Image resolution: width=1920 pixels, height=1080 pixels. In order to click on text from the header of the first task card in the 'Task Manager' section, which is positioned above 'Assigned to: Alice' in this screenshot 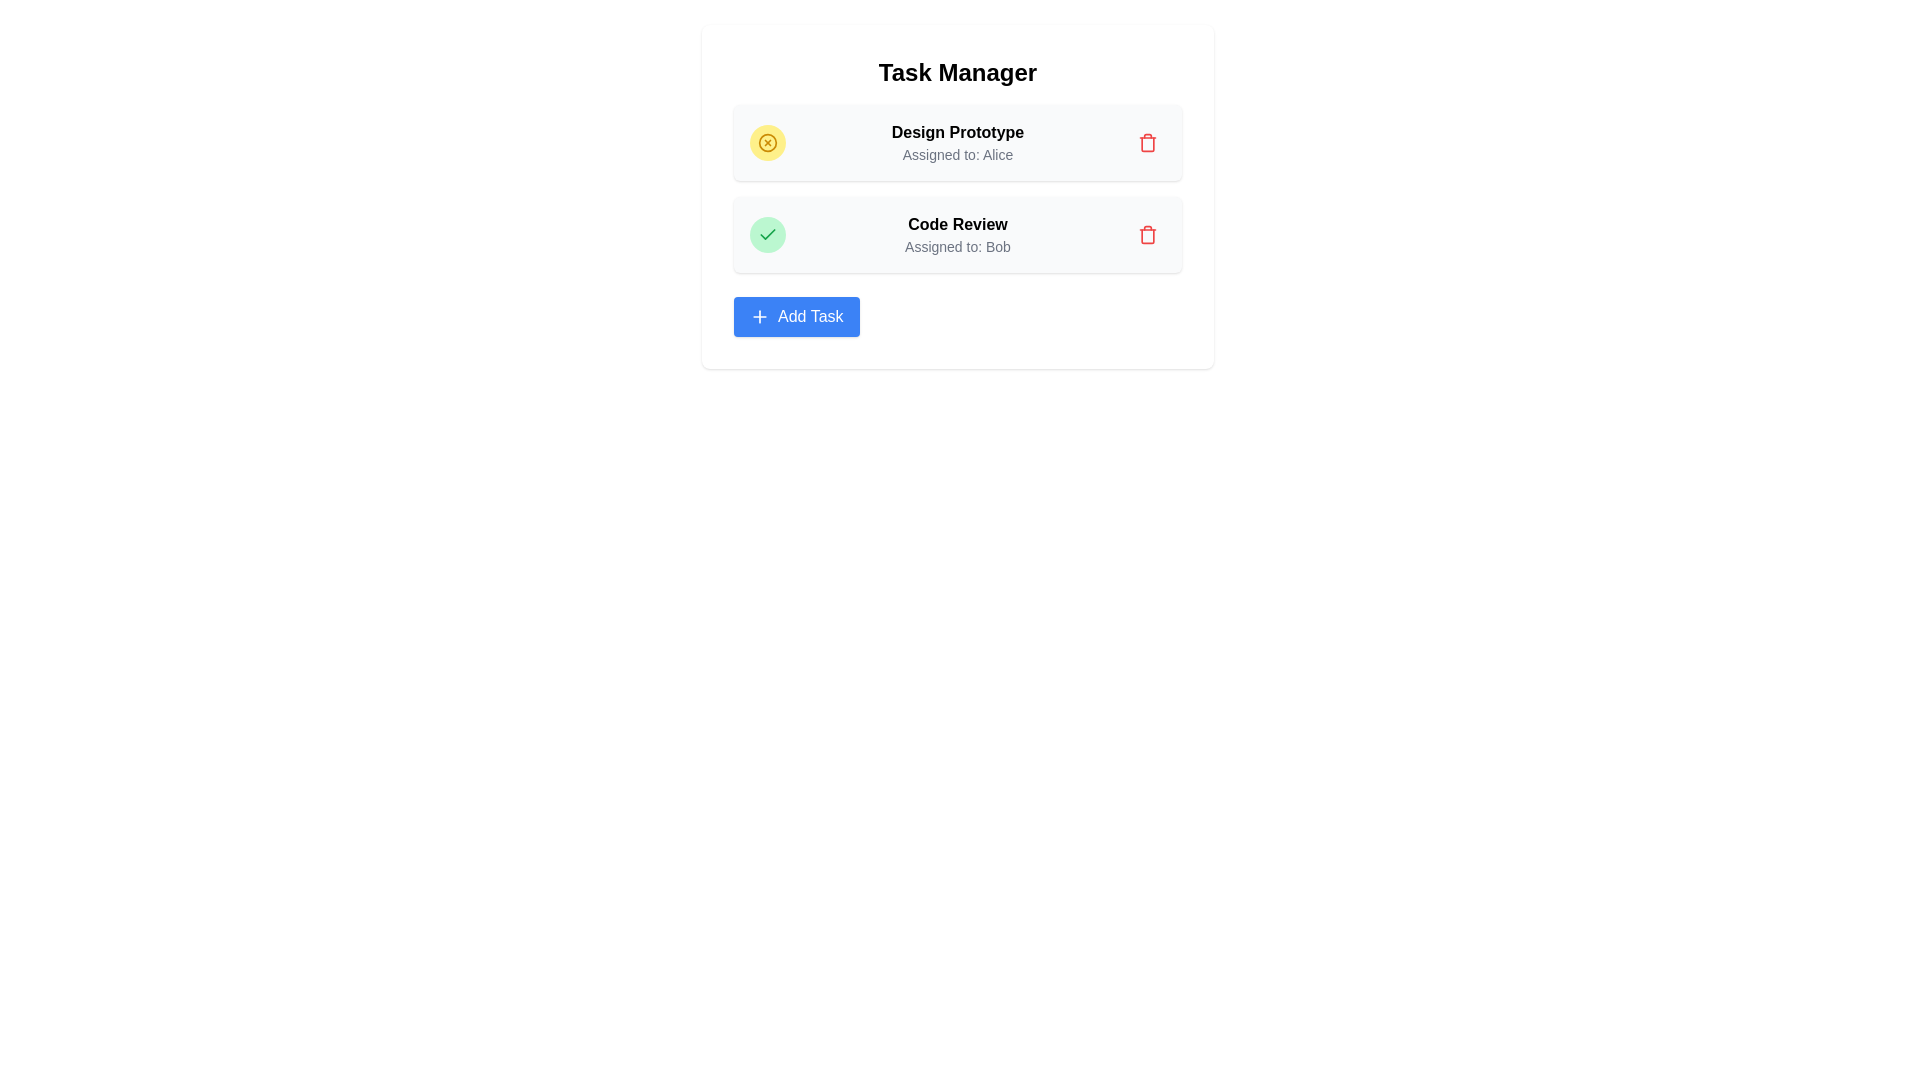, I will do `click(957, 132)`.